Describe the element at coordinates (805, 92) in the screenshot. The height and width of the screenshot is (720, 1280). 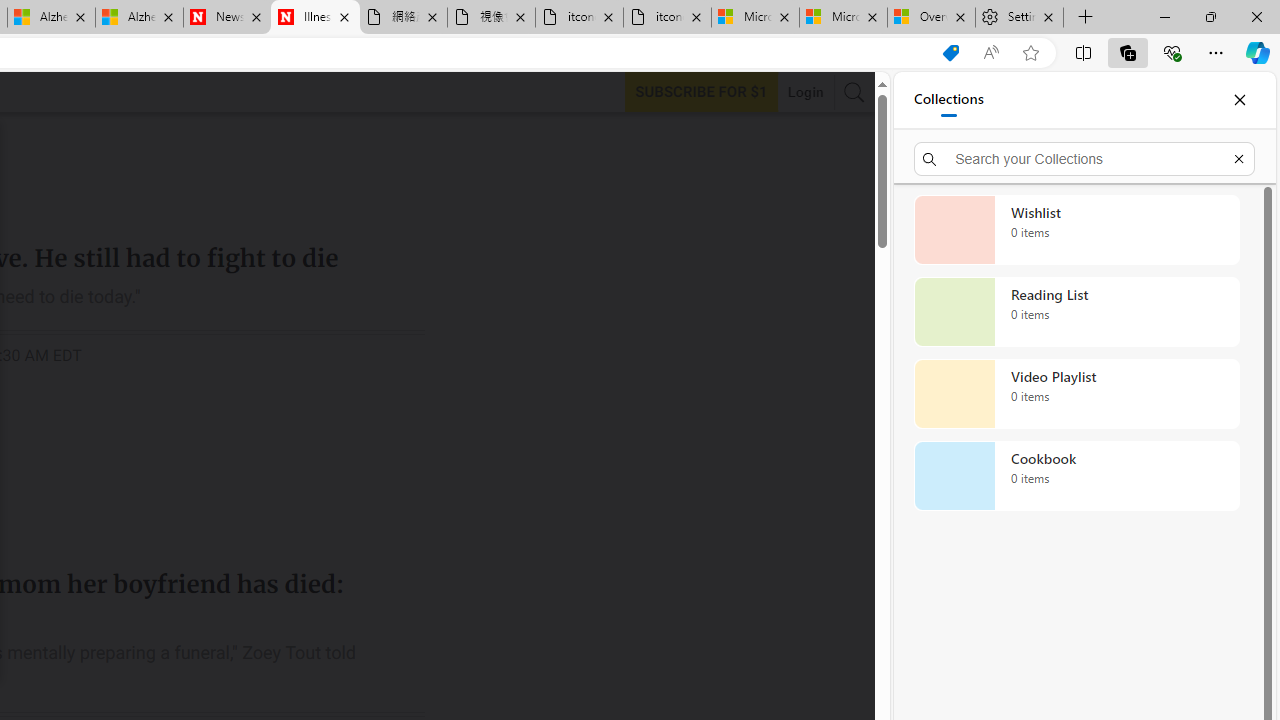
I see `'Login'` at that location.